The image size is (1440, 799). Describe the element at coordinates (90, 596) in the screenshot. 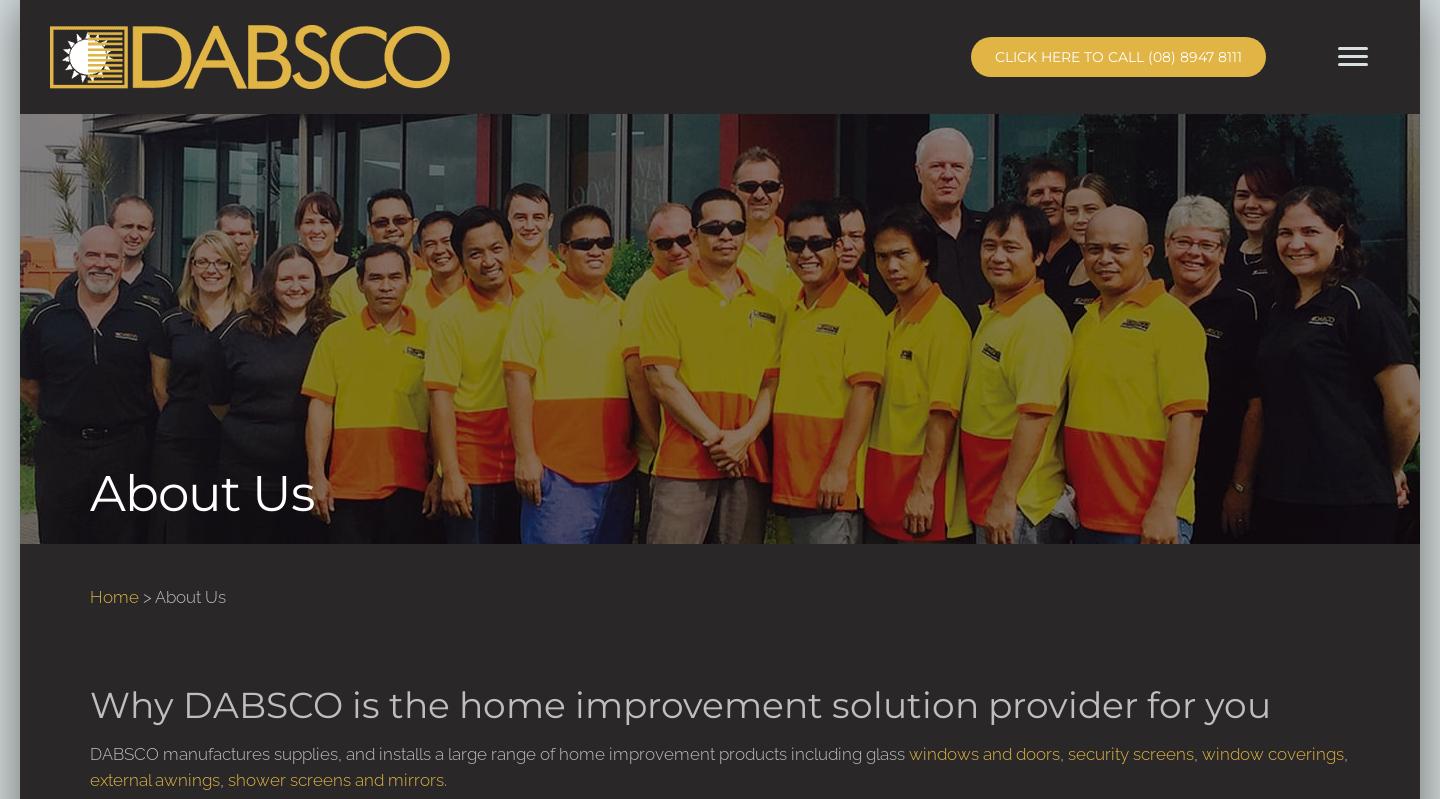

I see `'Home'` at that location.